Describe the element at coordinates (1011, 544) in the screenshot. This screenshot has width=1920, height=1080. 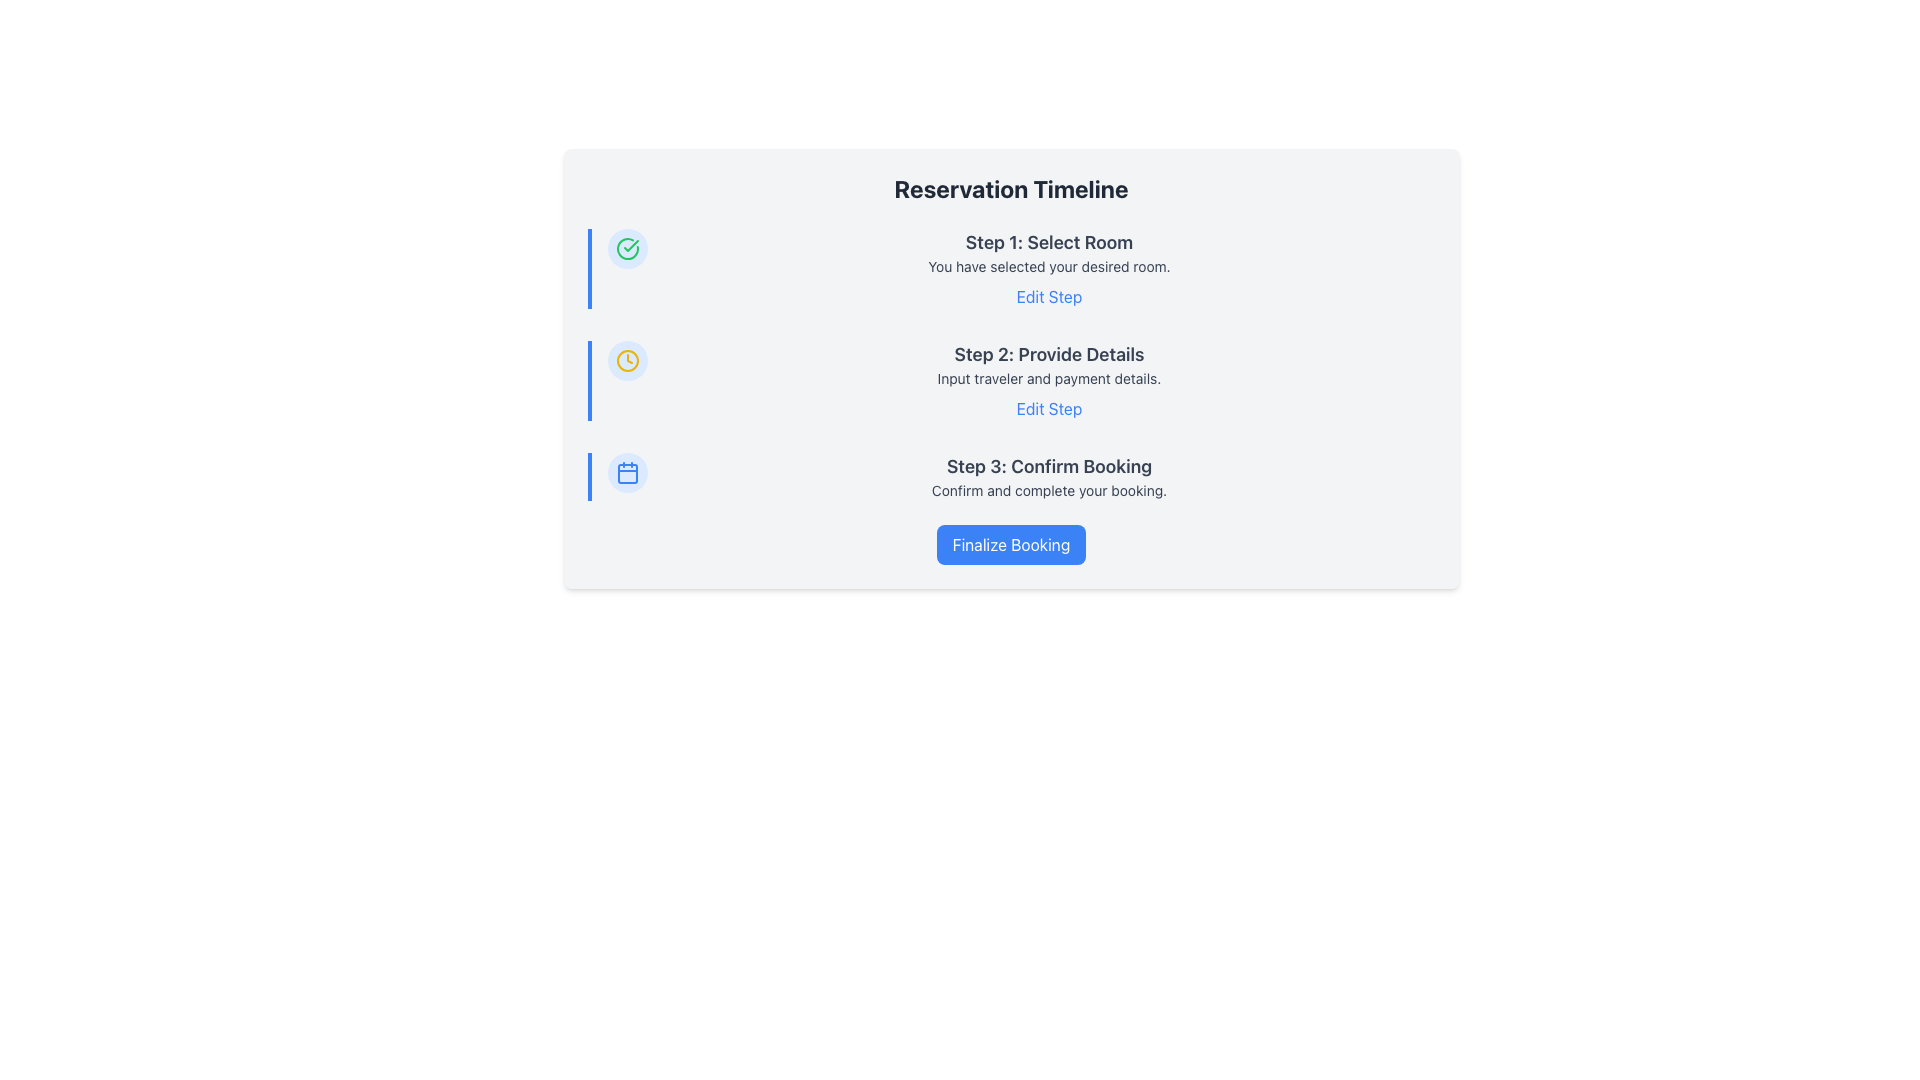
I see `the blue rectangular button with rounded corners and white bold text that says 'Finalize Booking'` at that location.